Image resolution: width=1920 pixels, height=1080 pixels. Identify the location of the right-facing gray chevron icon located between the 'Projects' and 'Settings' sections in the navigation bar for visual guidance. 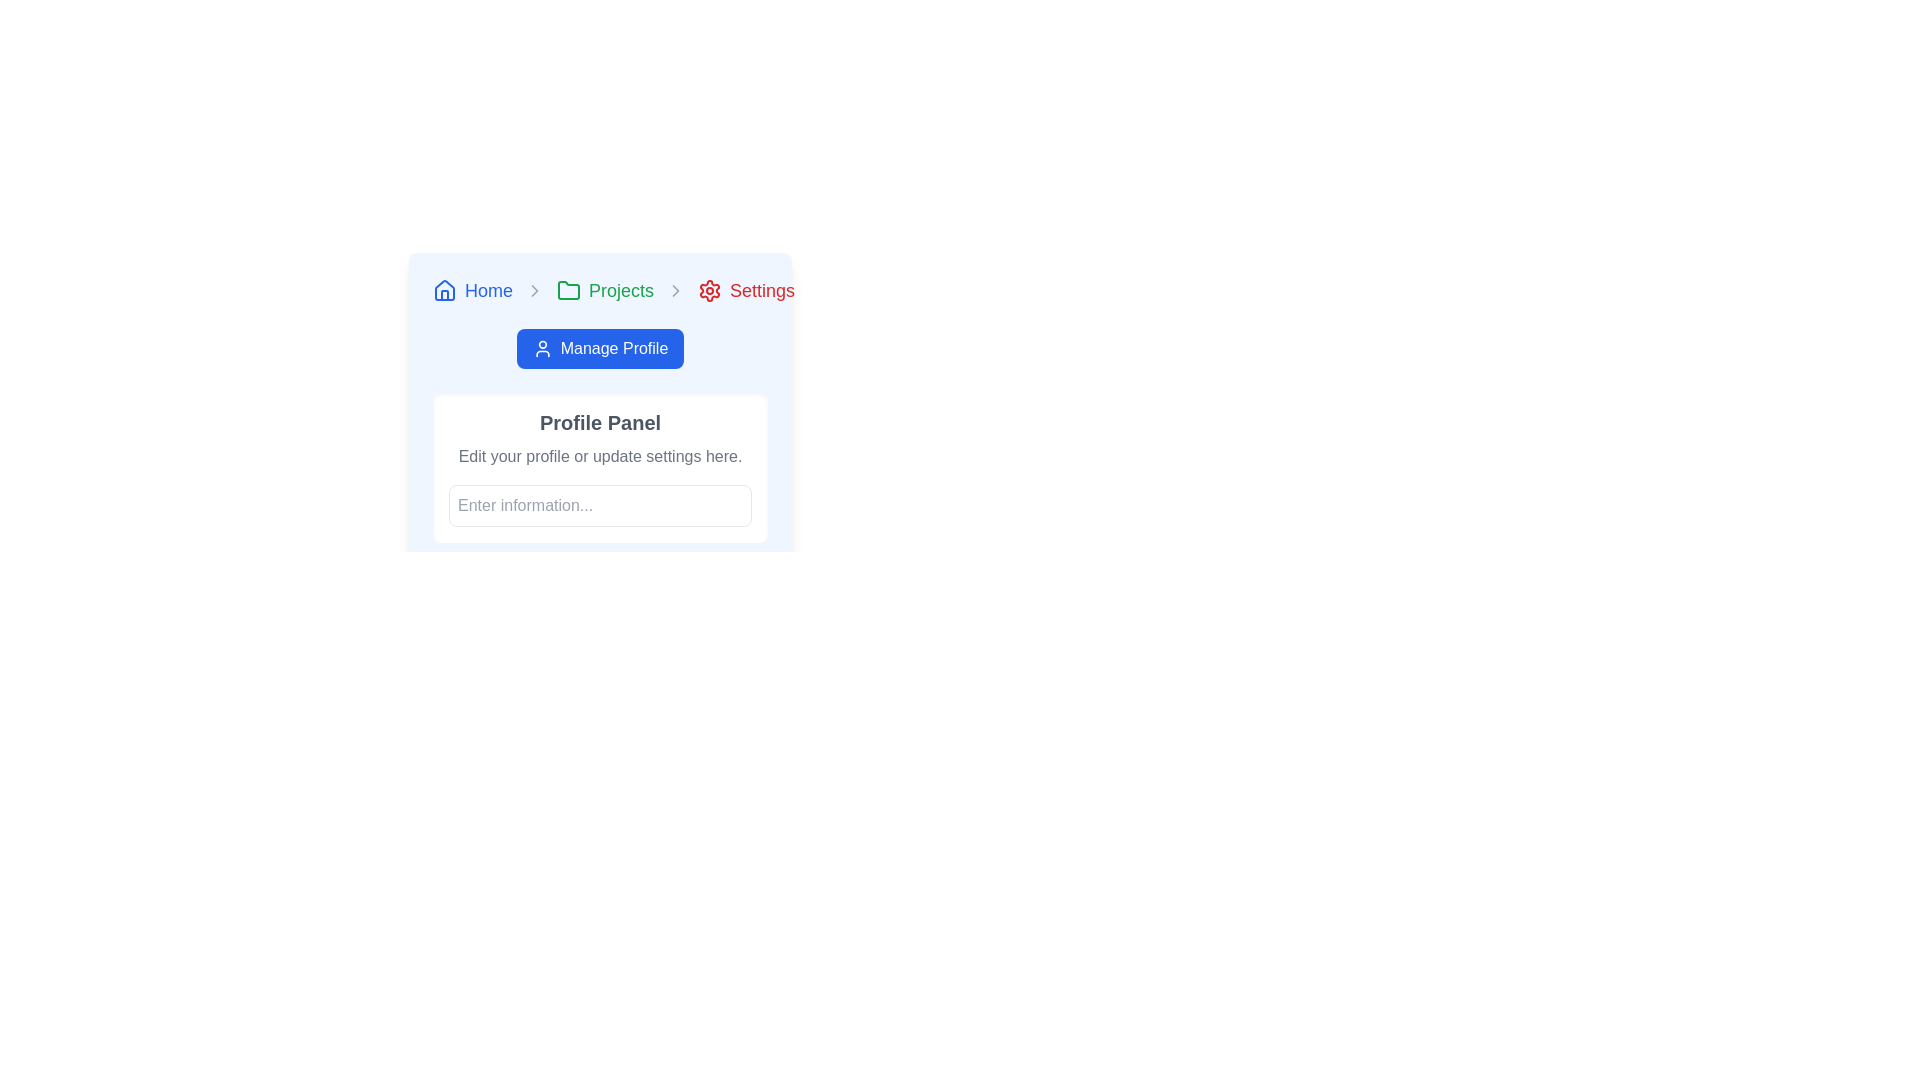
(676, 290).